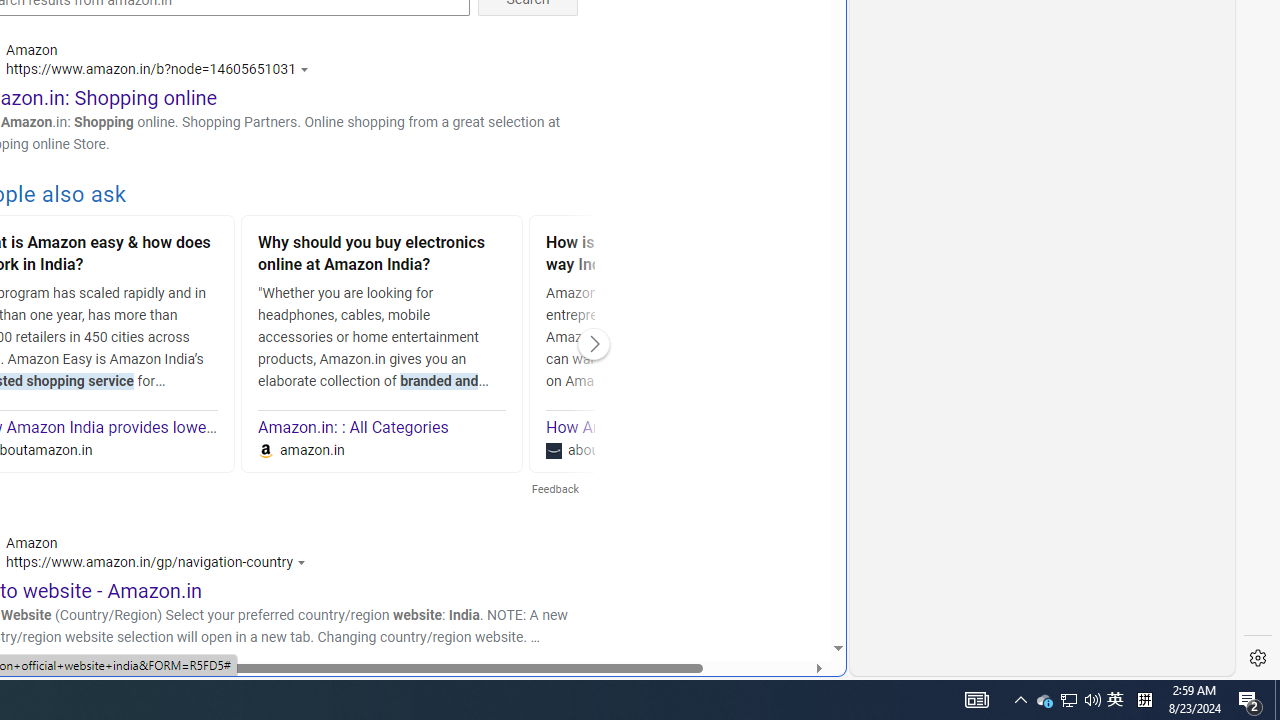 Image resolution: width=1280 pixels, height=720 pixels. I want to click on 'Settings', so click(1257, 658).